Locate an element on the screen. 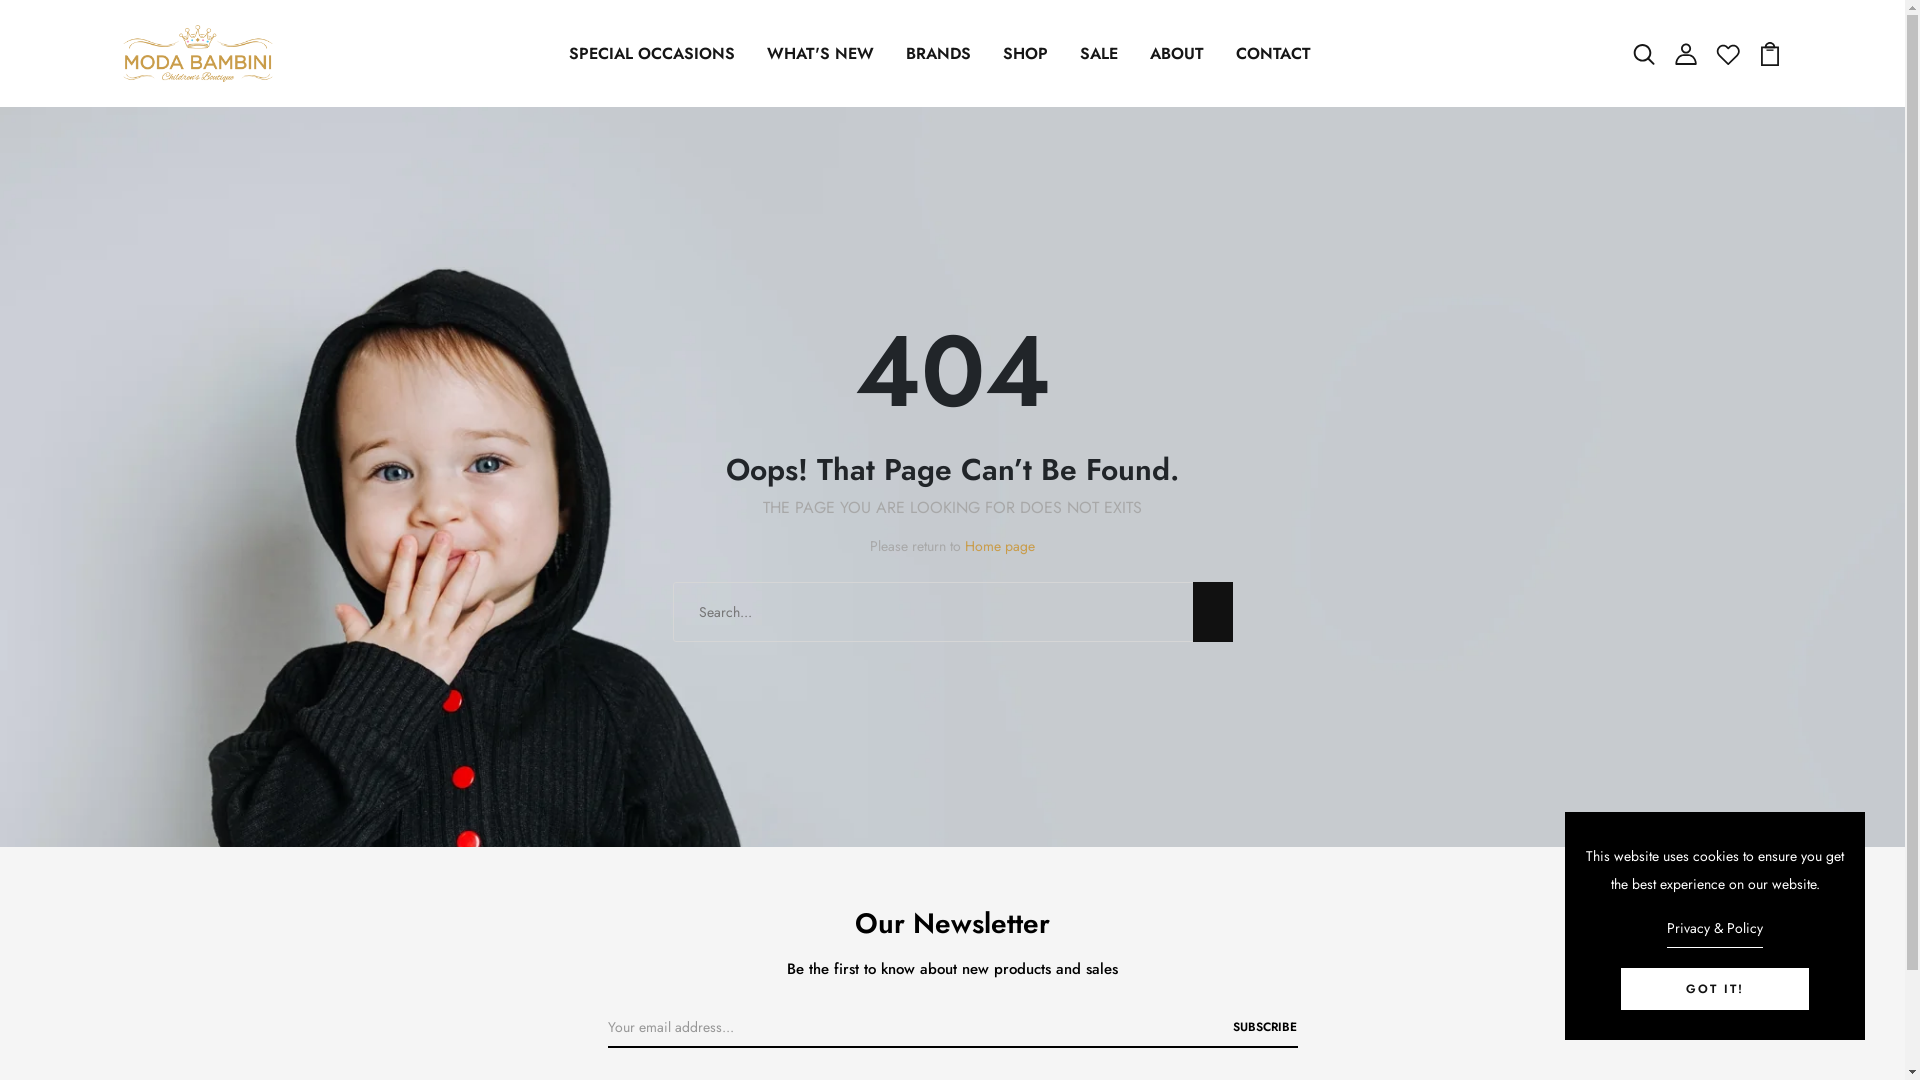 The height and width of the screenshot is (1080, 1920). 'CONTACT' is located at coordinates (1227, 53).